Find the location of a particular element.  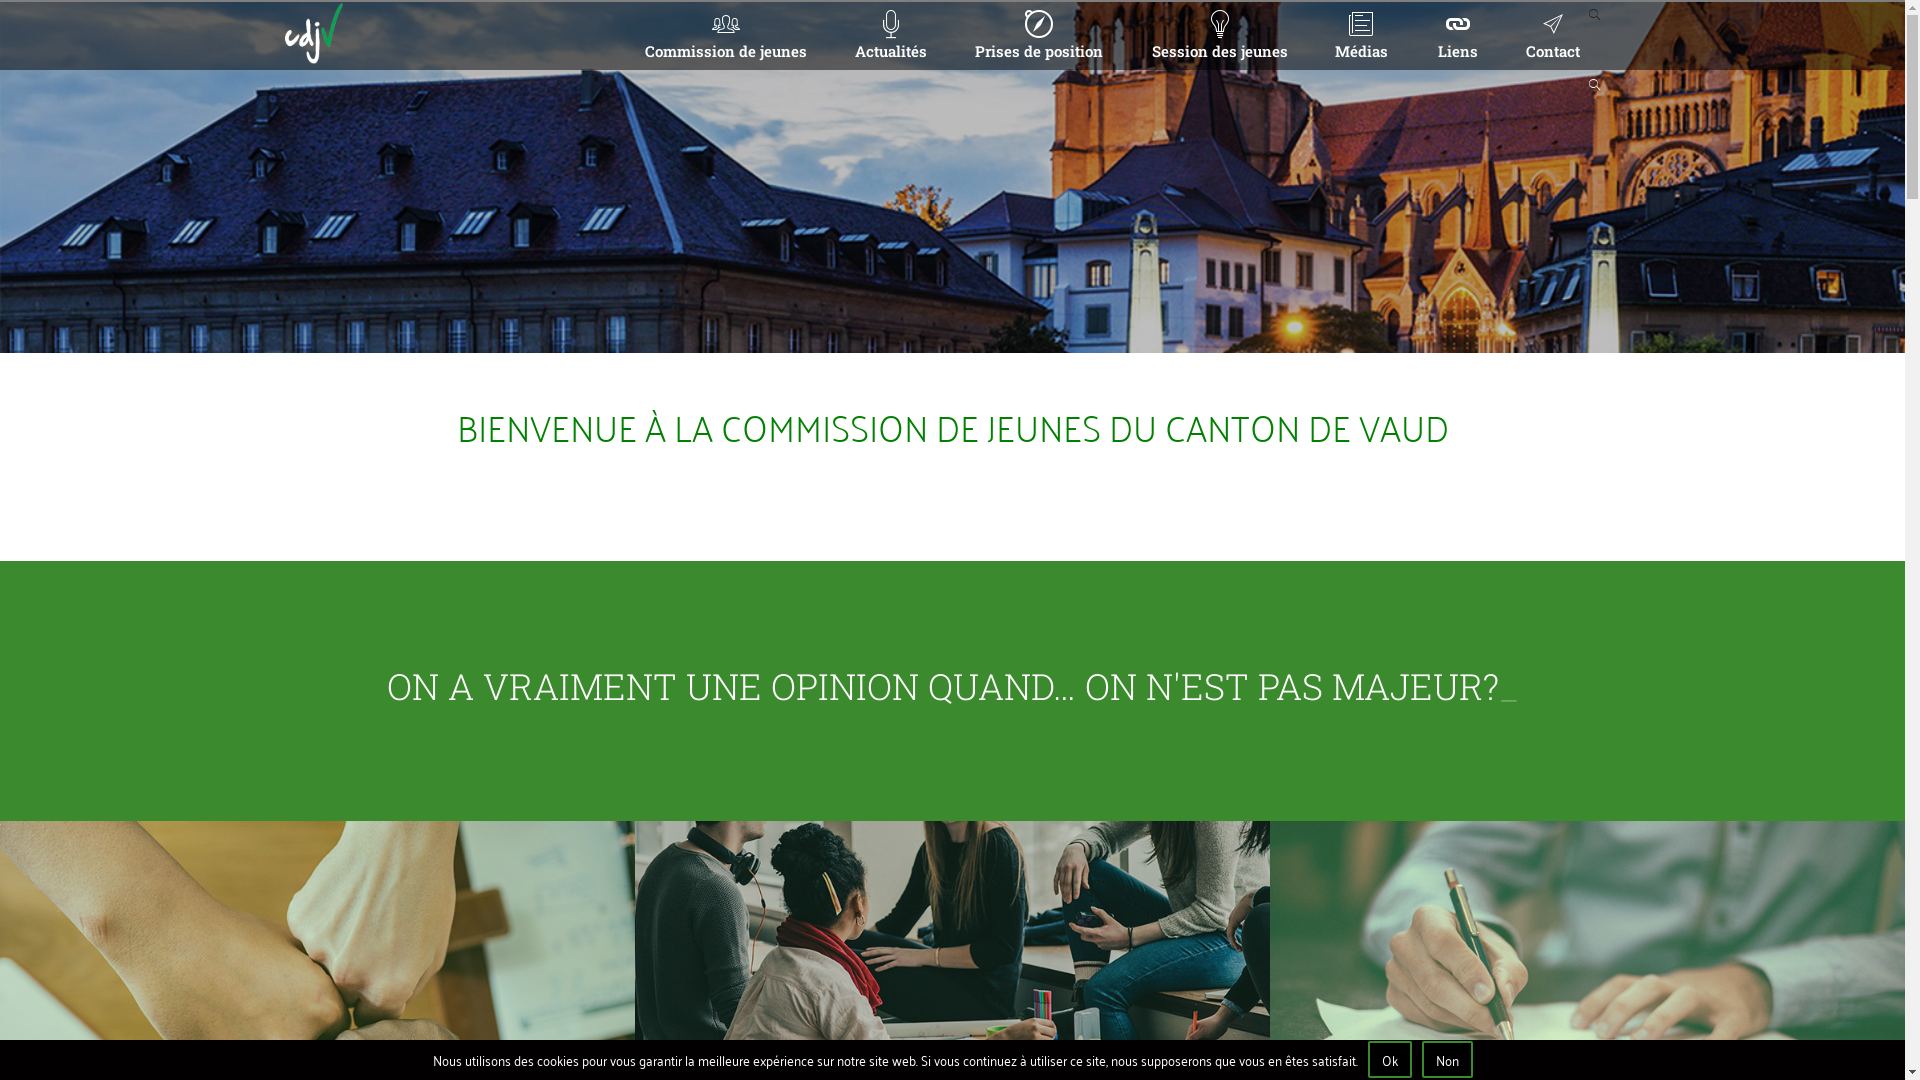

'konsept' is located at coordinates (1502, 1014).